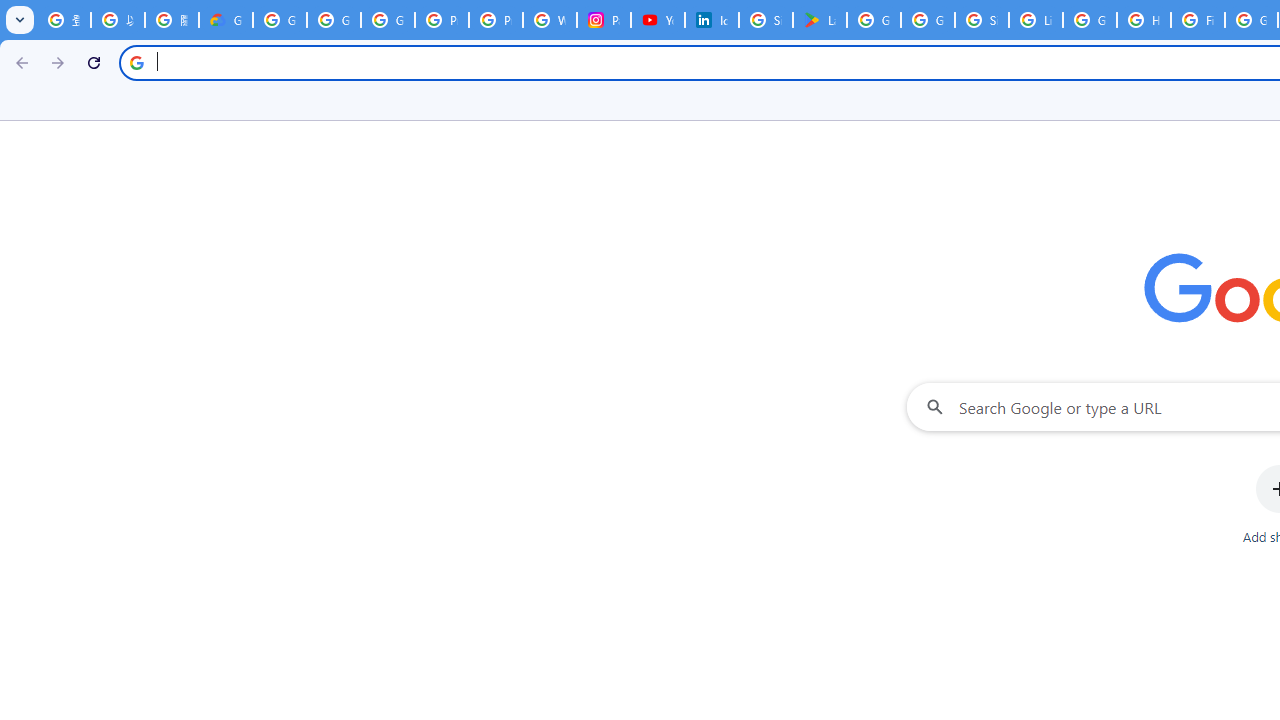 This screenshot has height=720, width=1280. I want to click on 'Google Workspace - Specific Terms', so click(927, 20).